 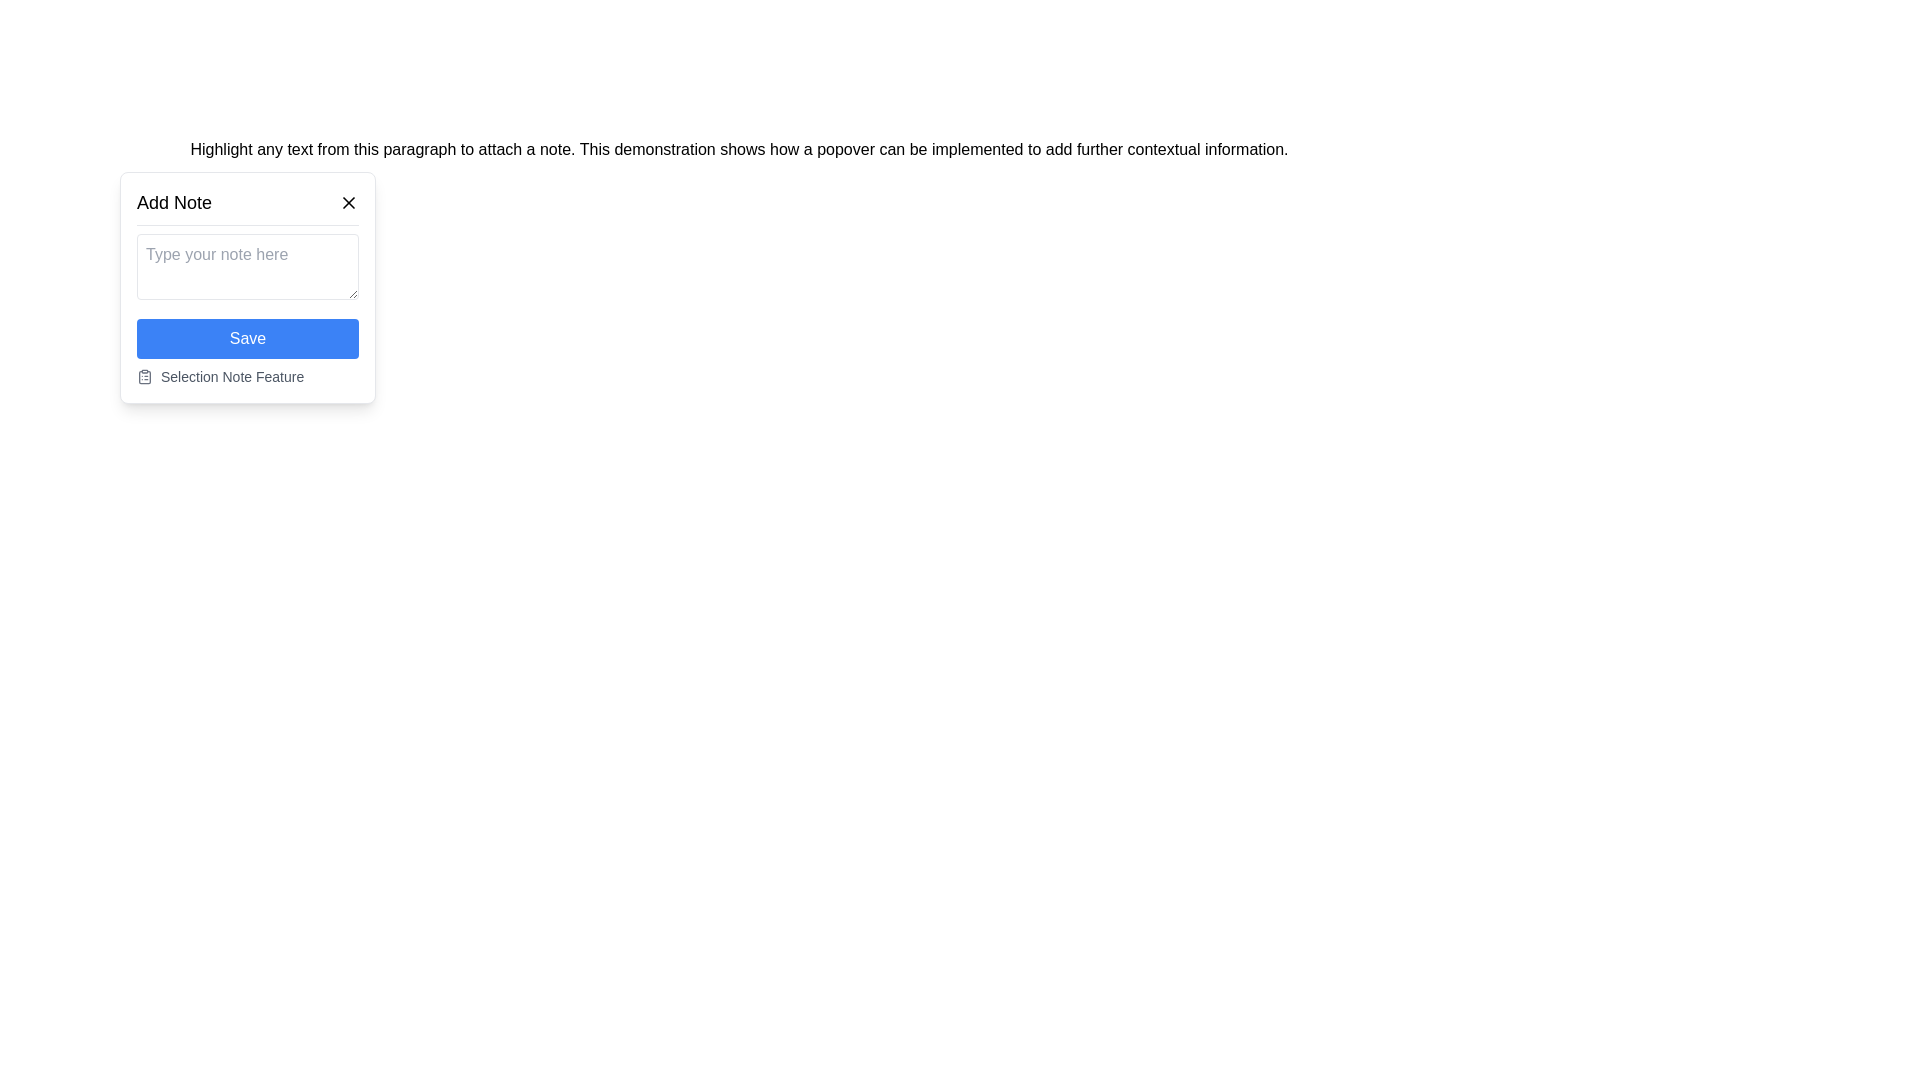 I want to click on the close button on the right end of the header section of the 'Add Note' popup, so click(x=349, y=203).